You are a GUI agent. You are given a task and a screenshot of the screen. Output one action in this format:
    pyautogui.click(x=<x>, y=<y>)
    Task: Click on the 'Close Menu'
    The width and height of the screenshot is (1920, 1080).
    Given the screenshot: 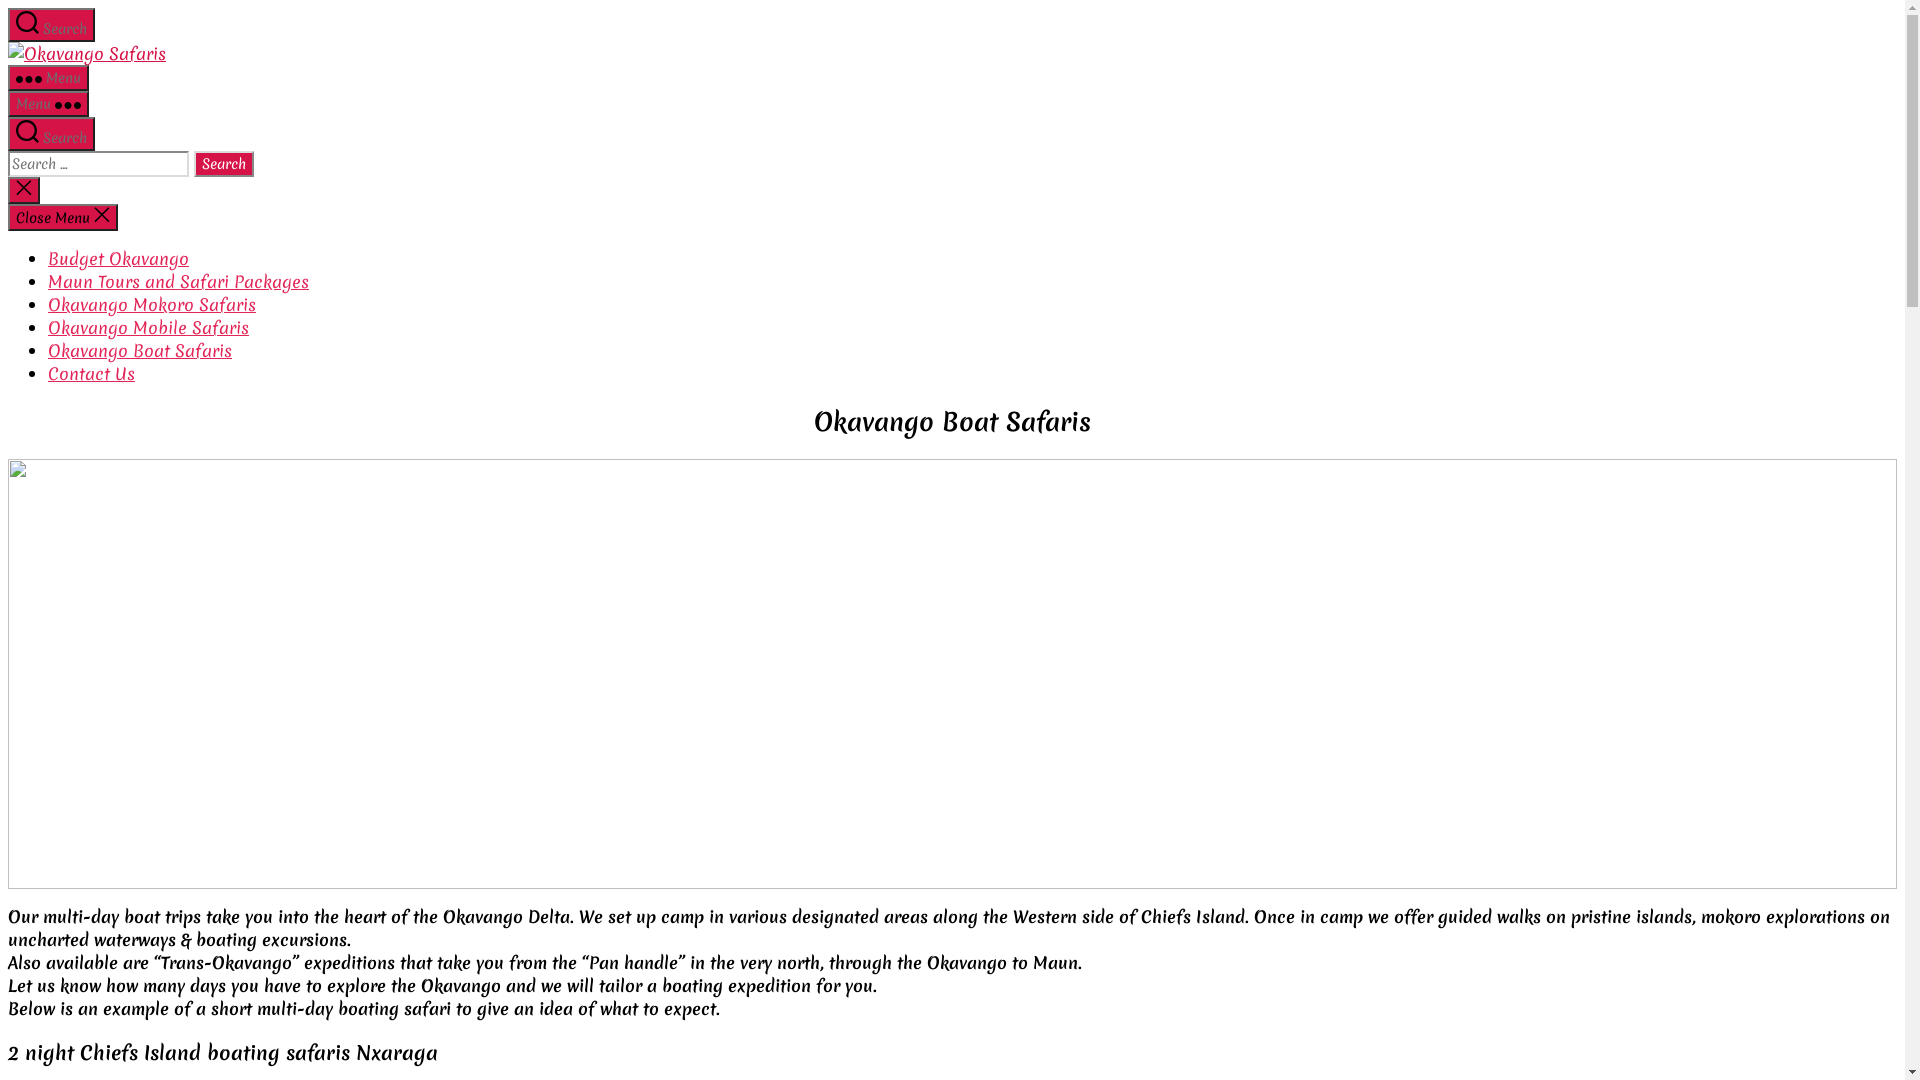 What is the action you would take?
    pyautogui.click(x=62, y=217)
    